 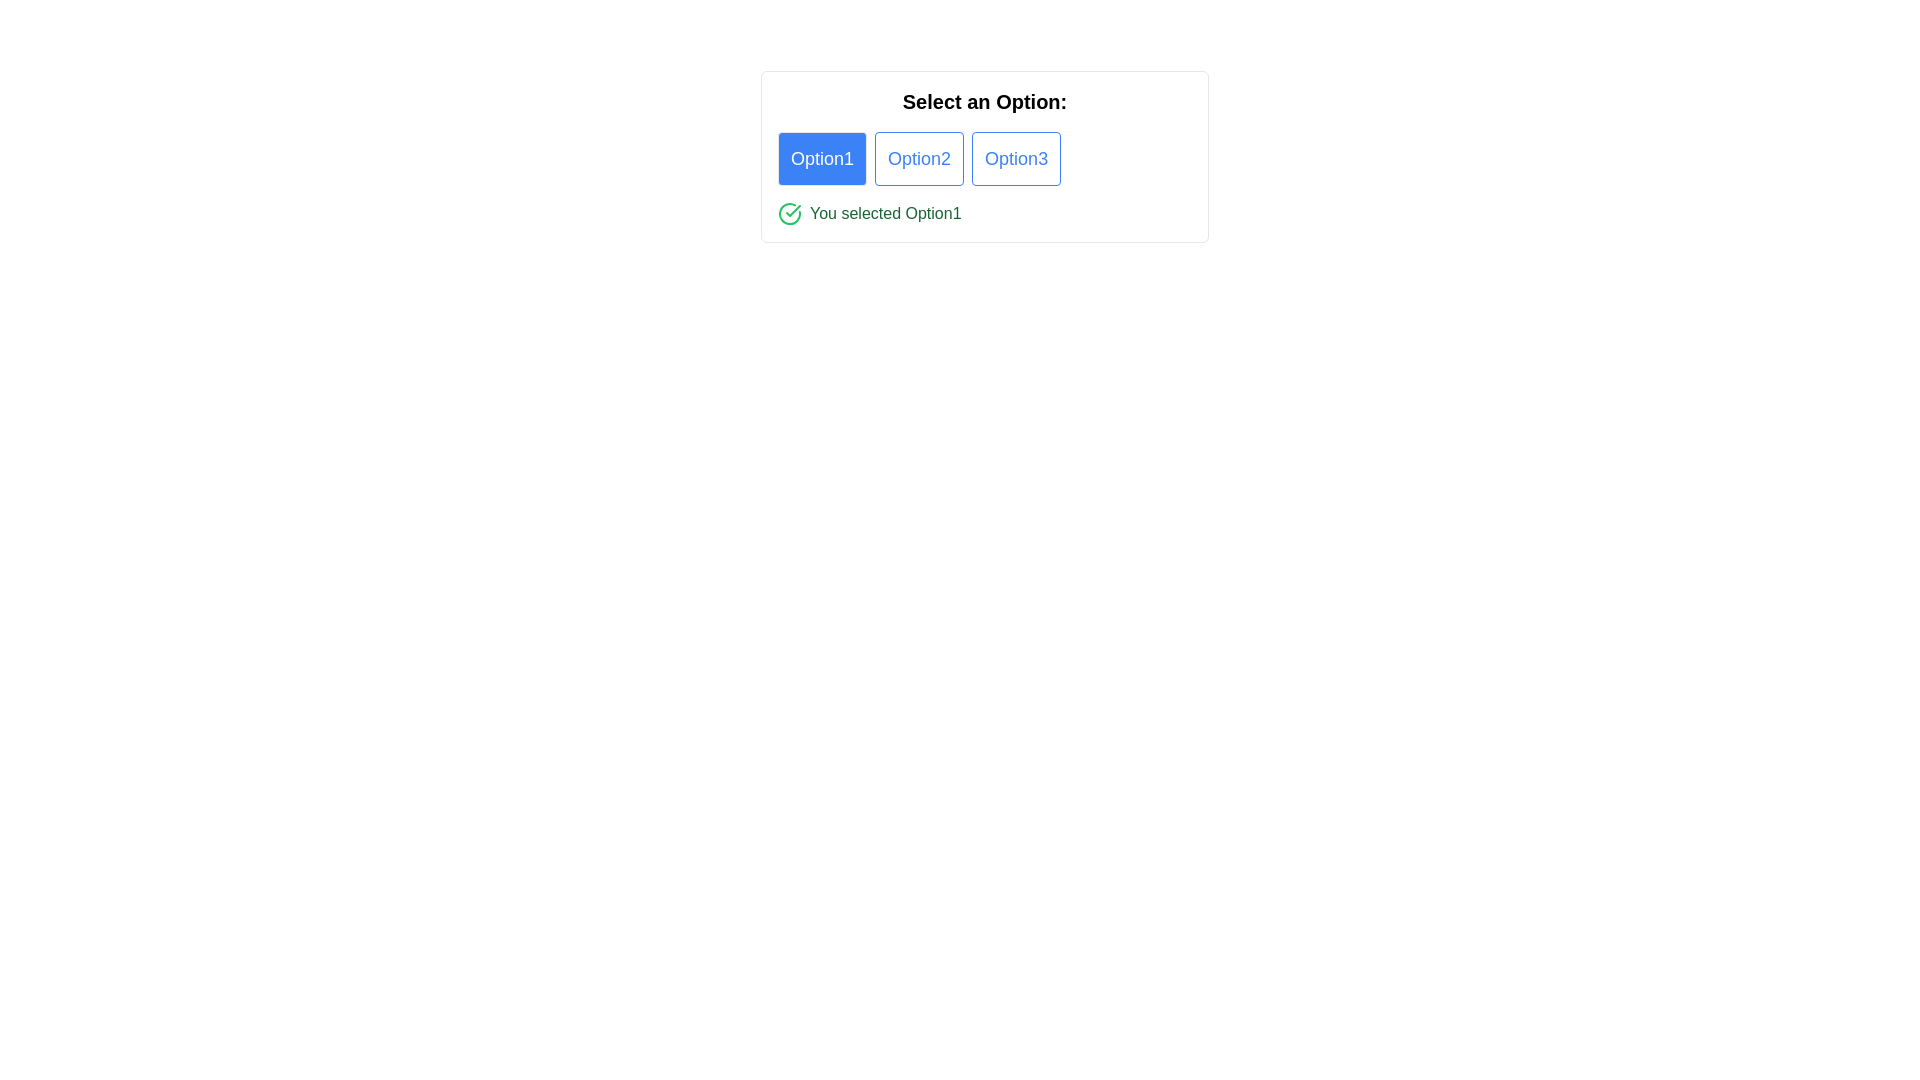 I want to click on the 'Option2' button to activate its hover effect, which scales the button size slightly, so click(x=918, y=157).